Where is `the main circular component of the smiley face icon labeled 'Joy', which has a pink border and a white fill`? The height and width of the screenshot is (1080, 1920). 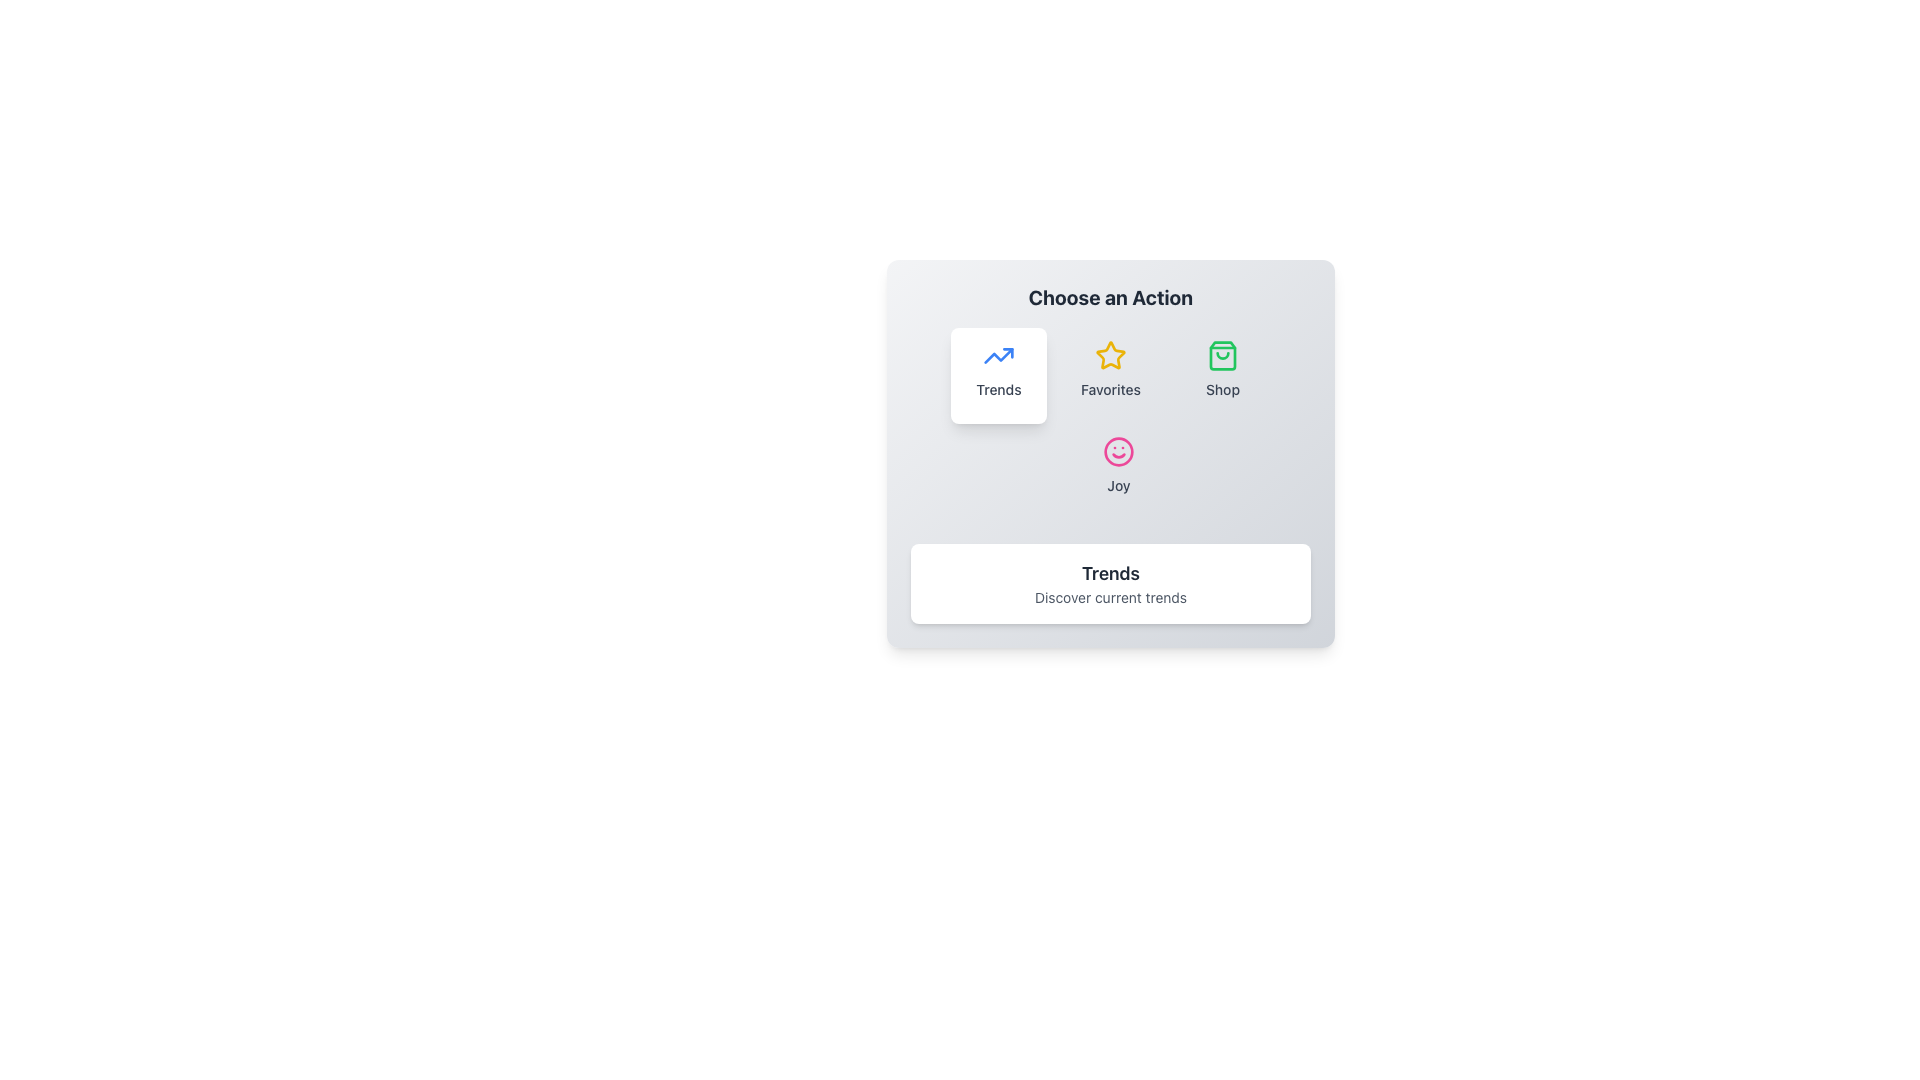
the main circular component of the smiley face icon labeled 'Joy', which has a pink border and a white fill is located at coordinates (1117, 451).